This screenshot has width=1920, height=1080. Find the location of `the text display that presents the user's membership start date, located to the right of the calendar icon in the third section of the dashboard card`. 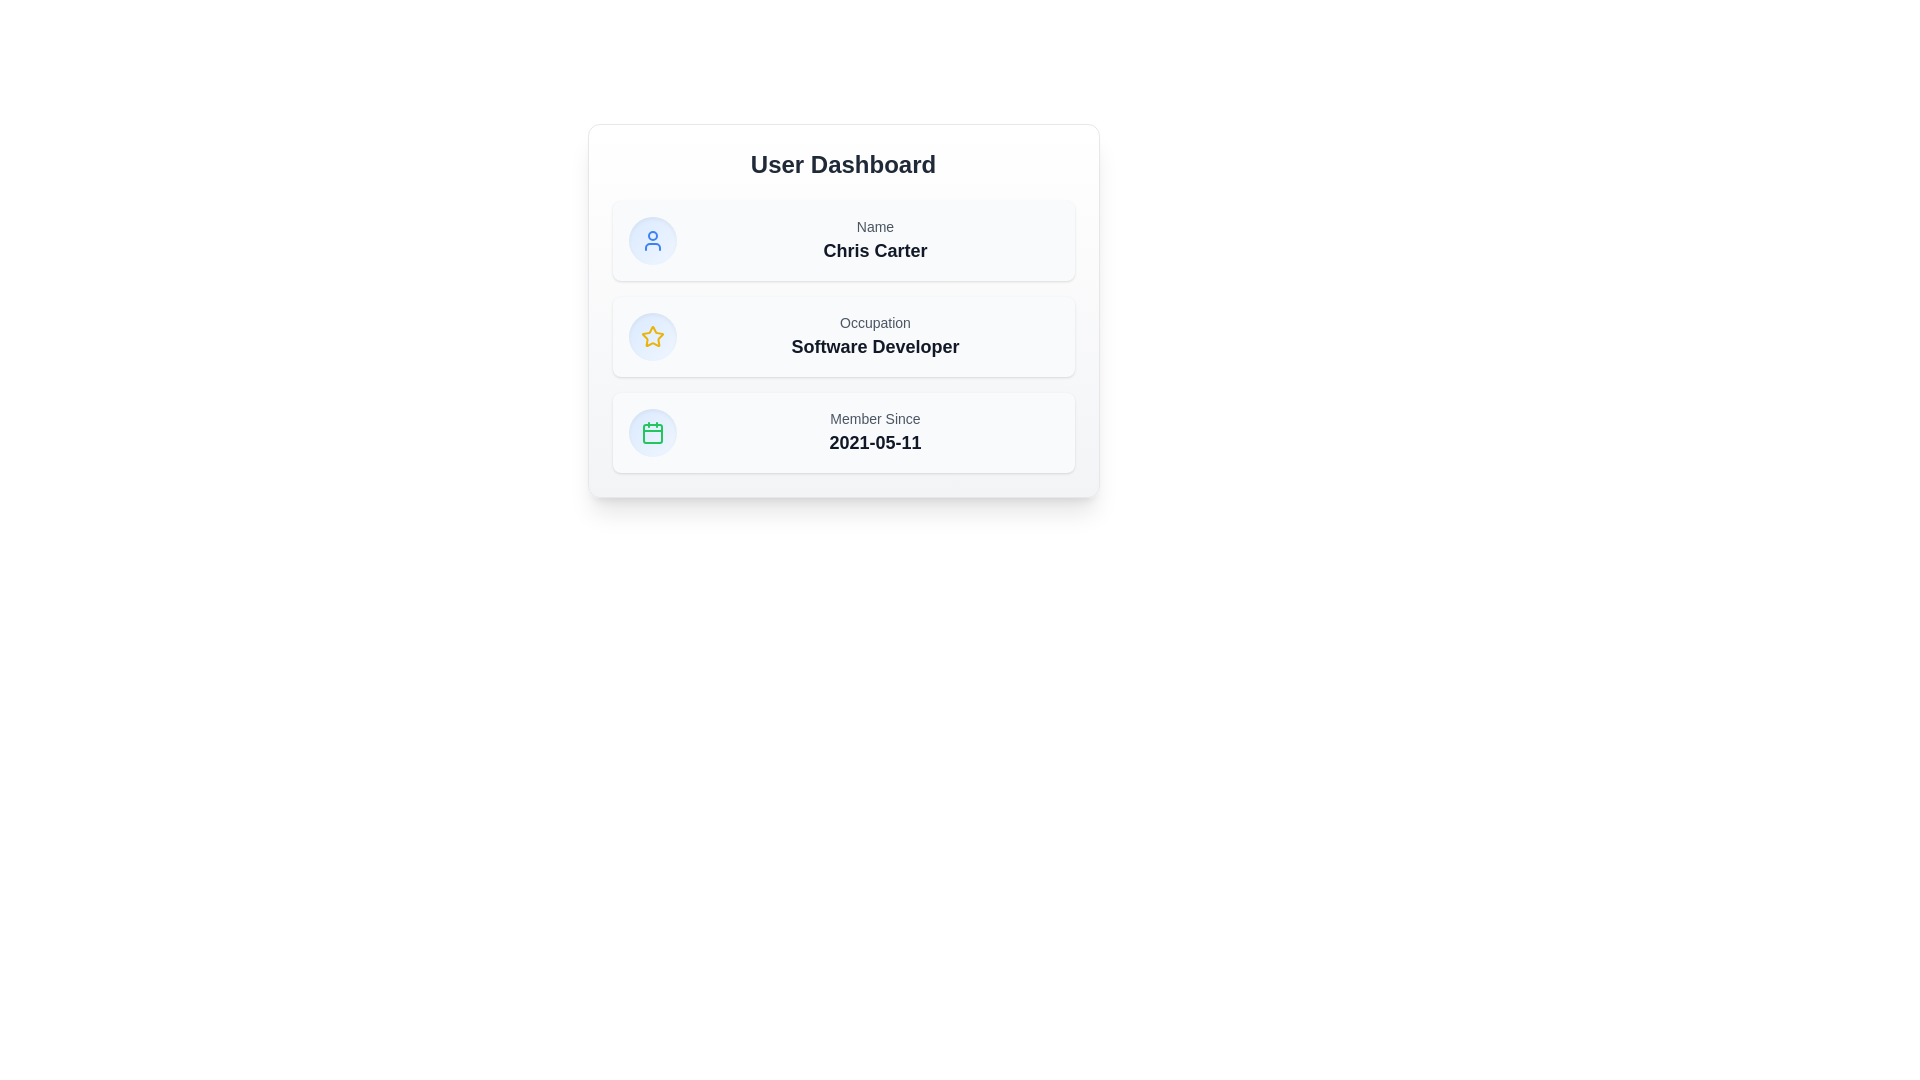

the text display that presents the user's membership start date, located to the right of the calendar icon in the third section of the dashboard card is located at coordinates (875, 431).